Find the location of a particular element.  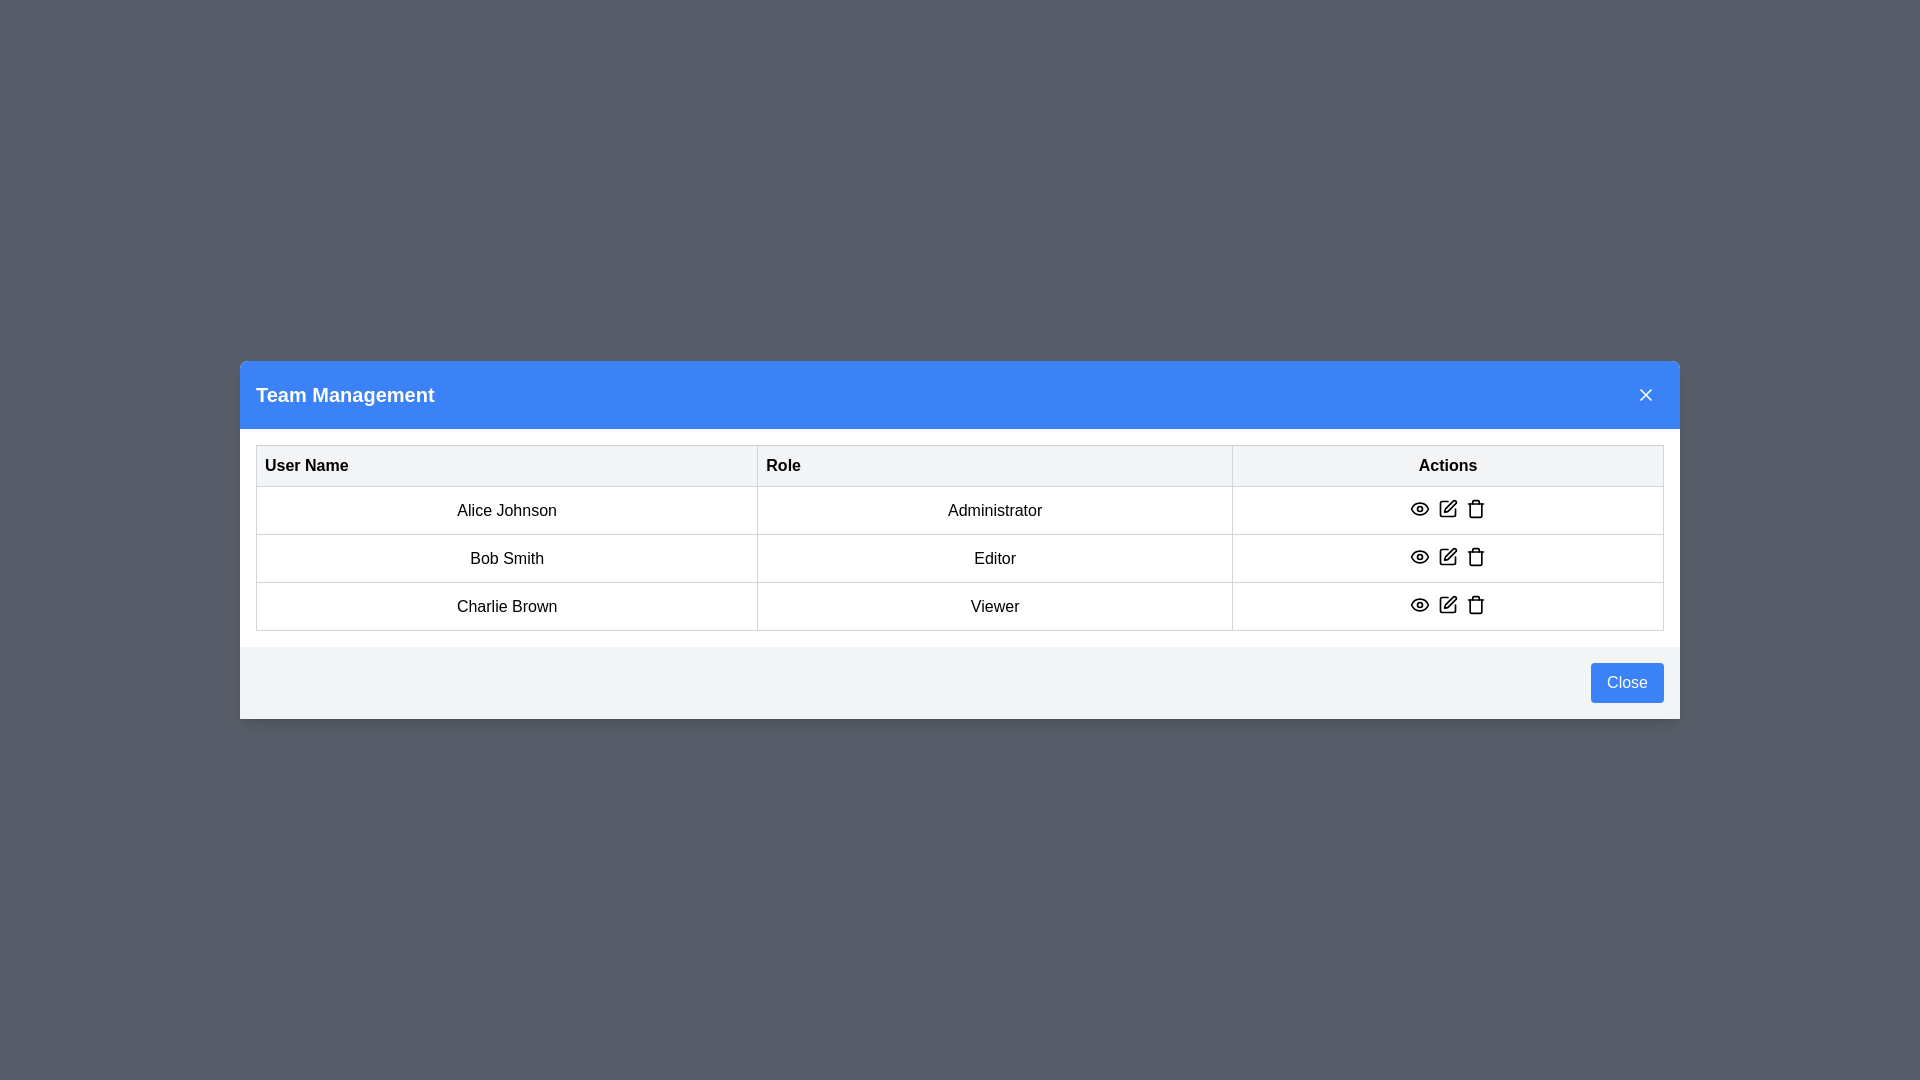

the close button located at the bottom-right corner of the modal is located at coordinates (1627, 681).